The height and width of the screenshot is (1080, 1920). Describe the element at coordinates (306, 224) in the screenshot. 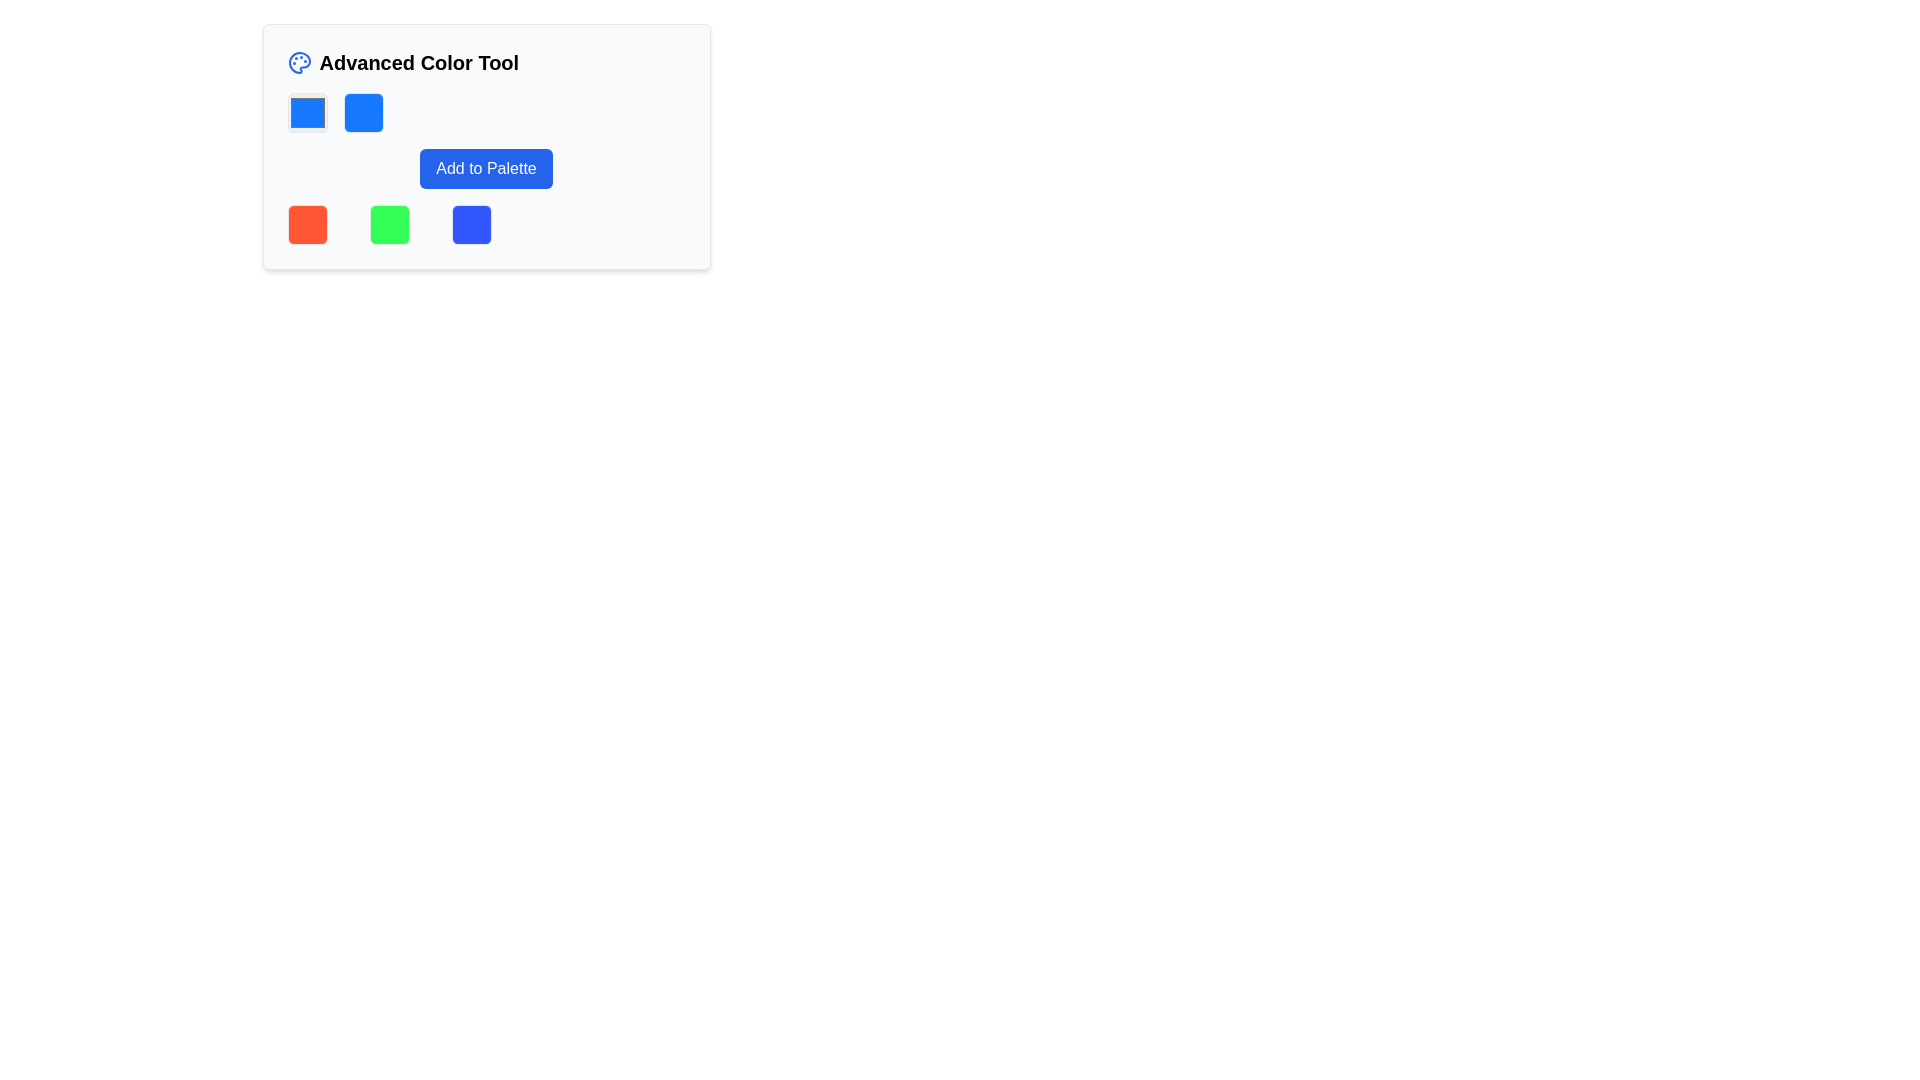

I see `the color selection box with a red background and rounded corners, located below the title 'Advanced Color Tool'` at that location.